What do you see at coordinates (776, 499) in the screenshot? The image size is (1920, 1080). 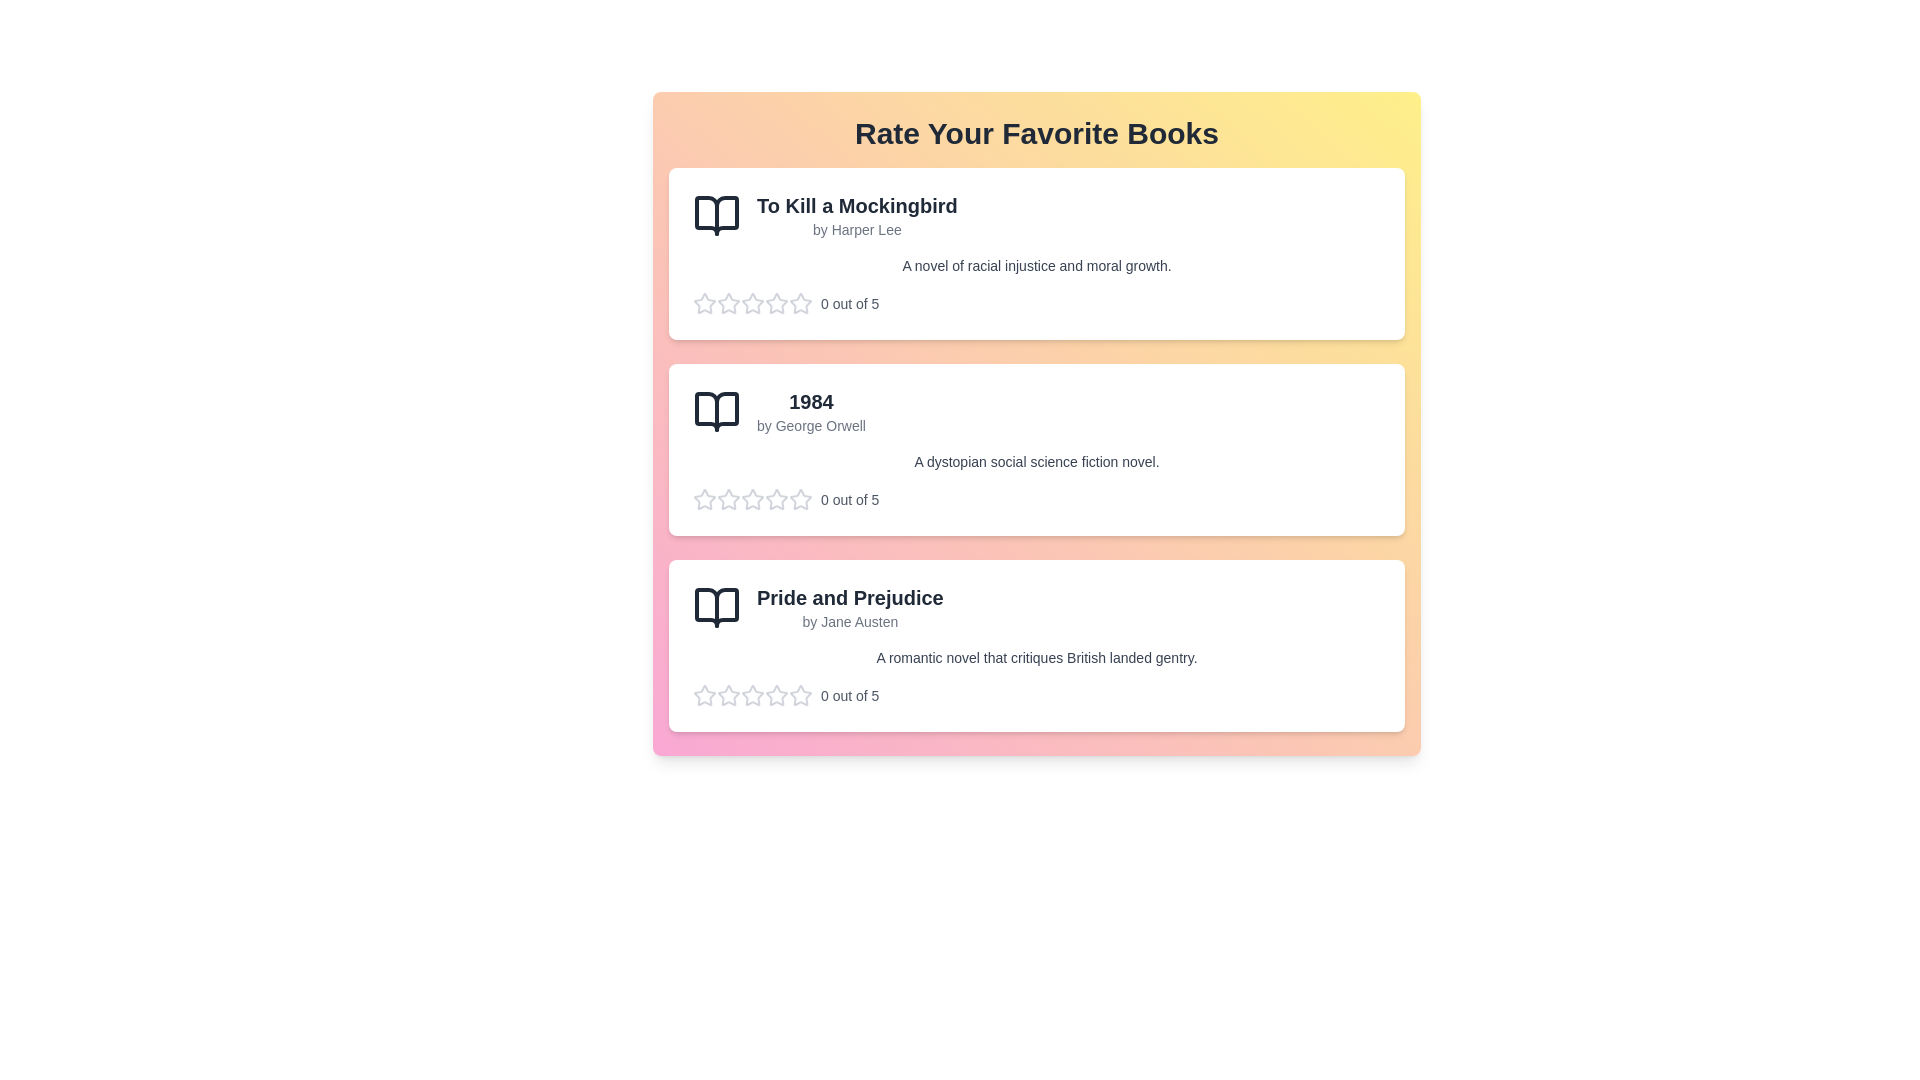 I see `the fifth star icon in the rating system located below the book title '1984' by George Orwell` at bounding box center [776, 499].